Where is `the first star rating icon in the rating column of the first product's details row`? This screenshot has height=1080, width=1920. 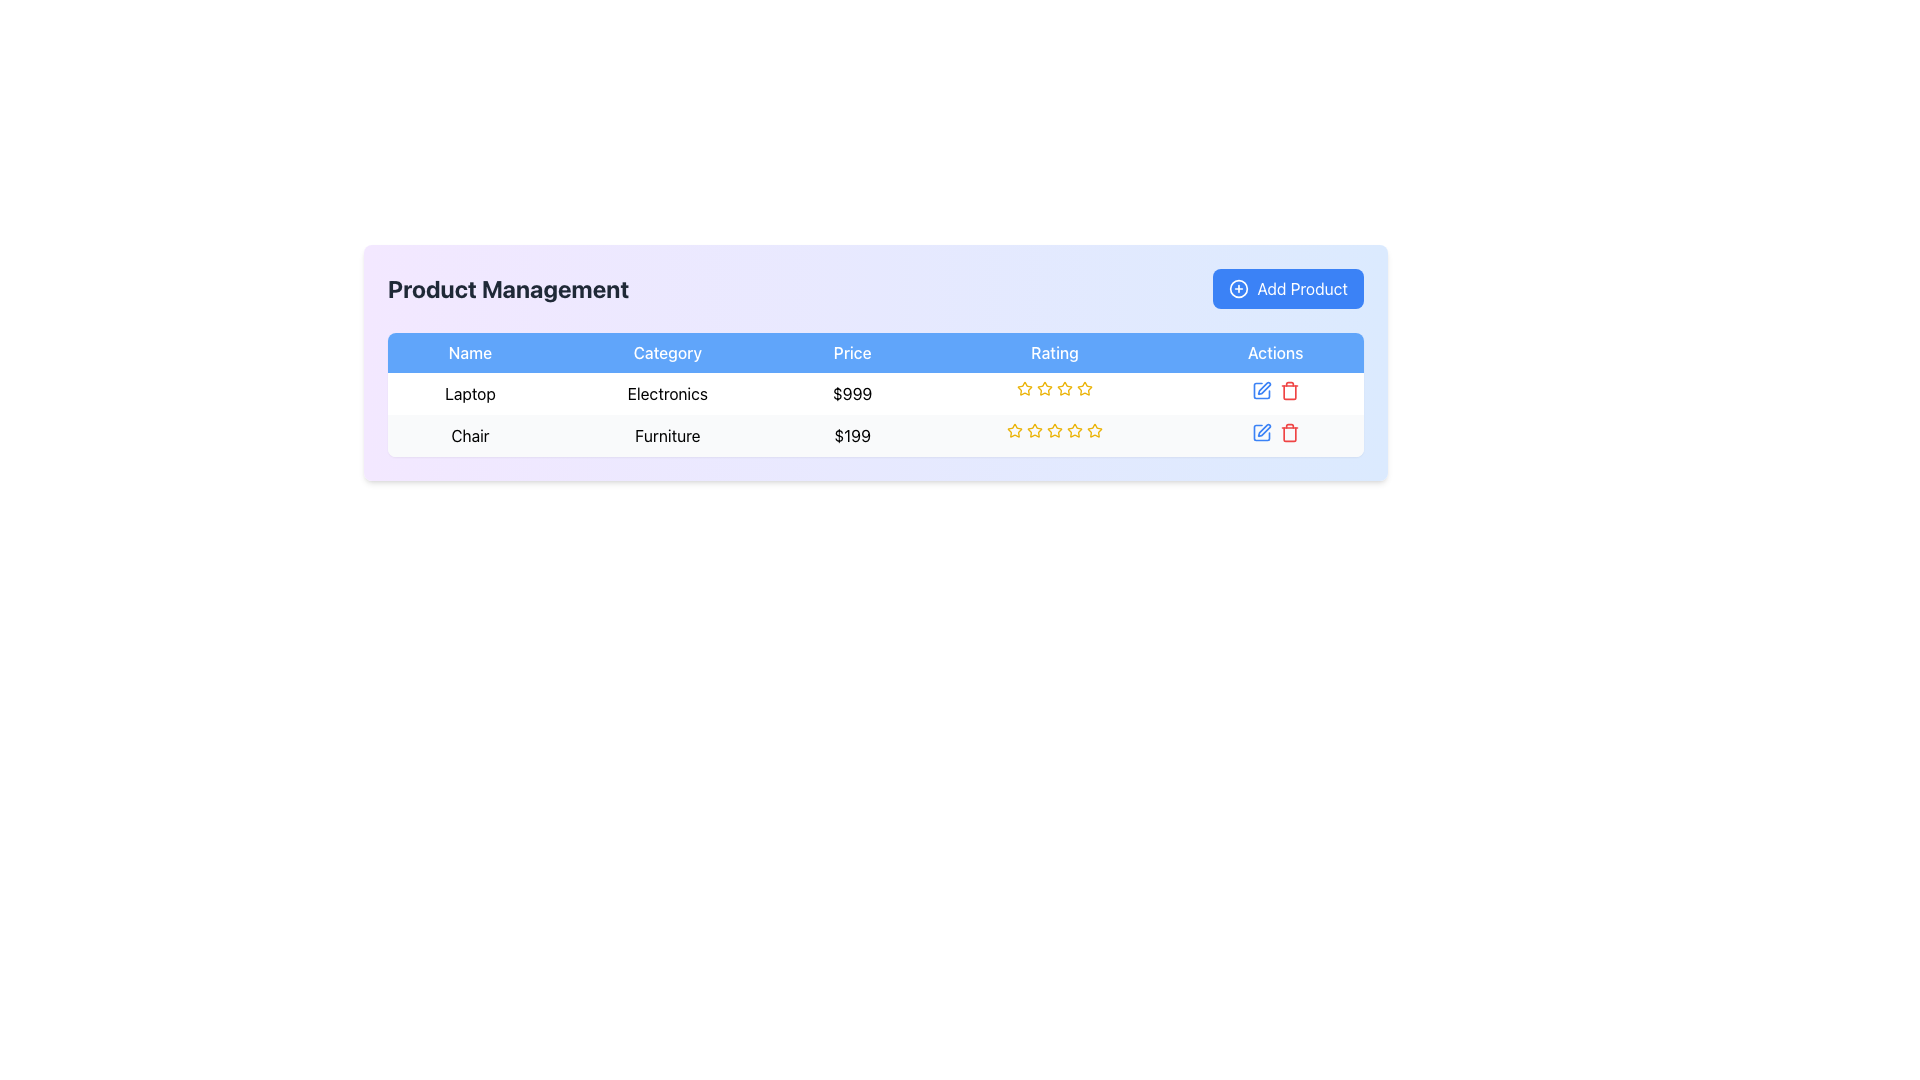
the first star rating icon in the rating column of the first product's details row is located at coordinates (1023, 388).